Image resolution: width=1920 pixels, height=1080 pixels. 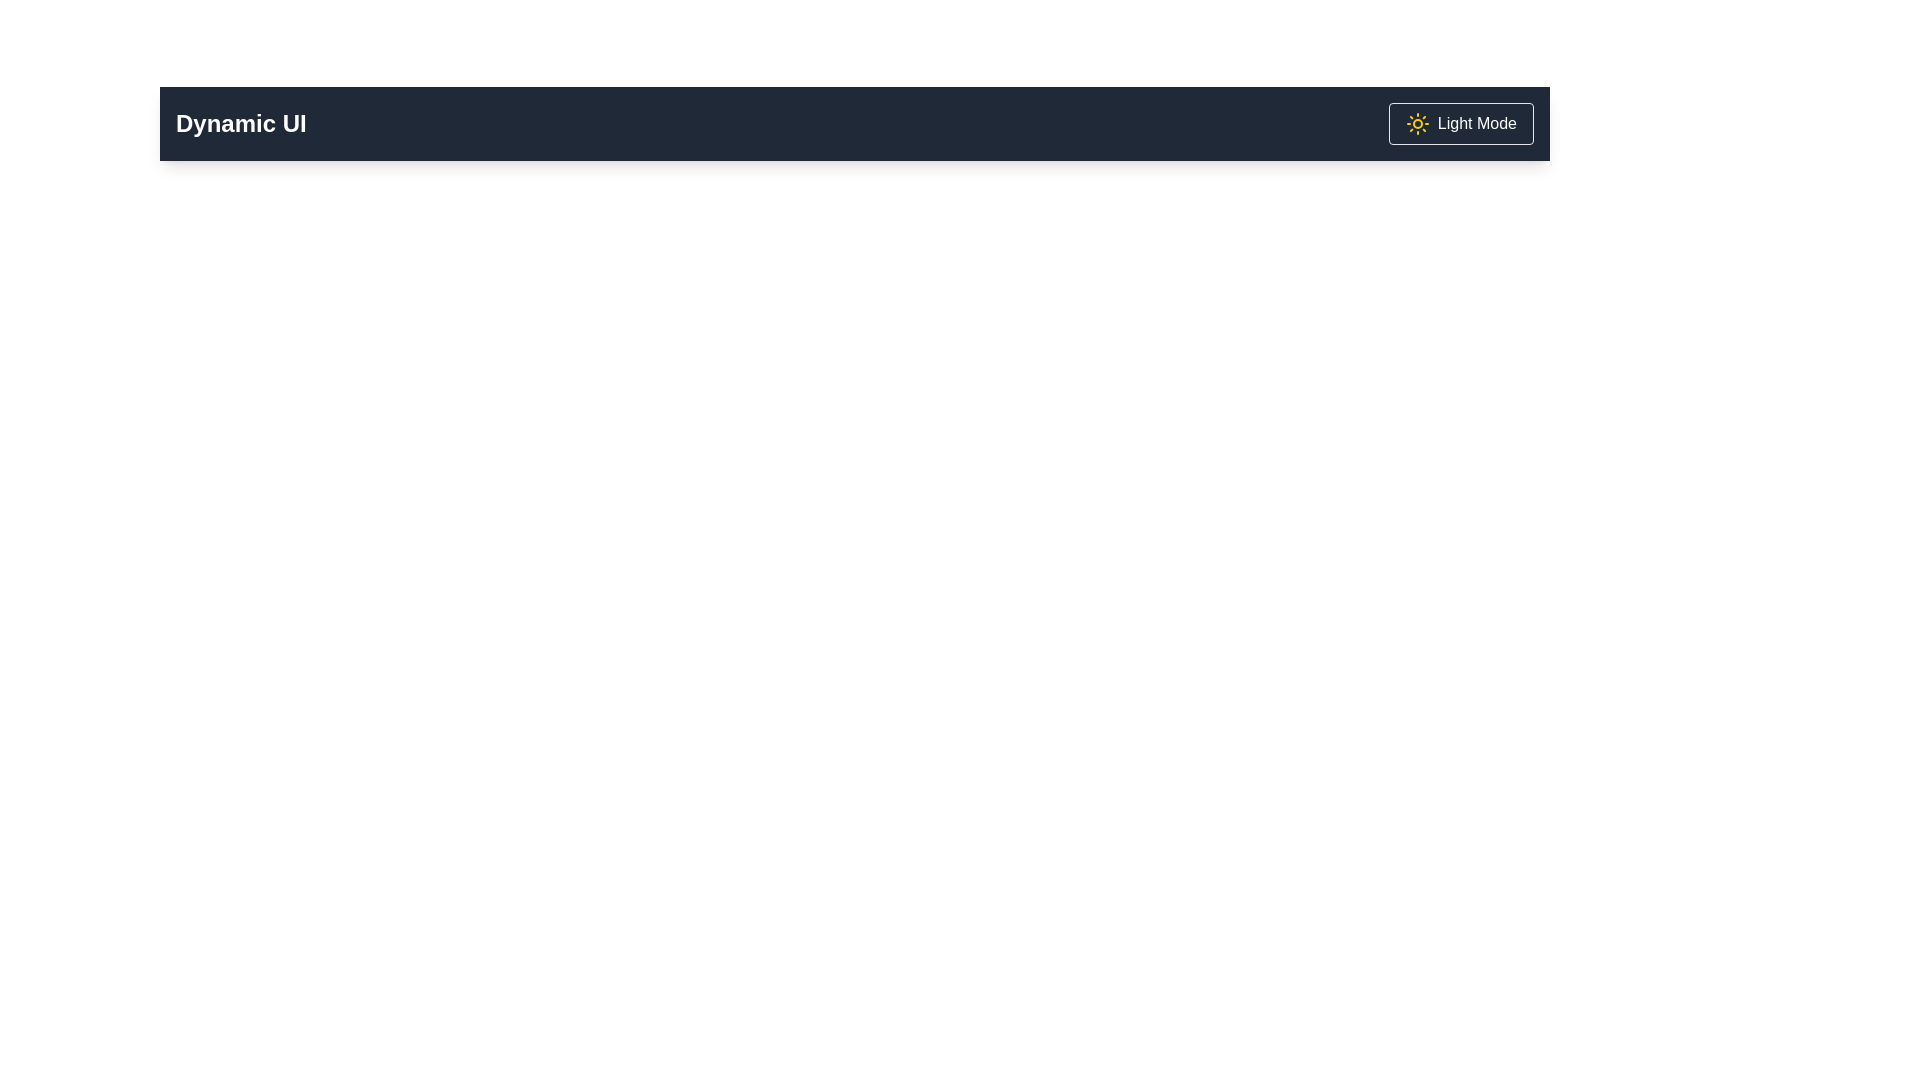 I want to click on theme toggle button to switch modes, so click(x=1460, y=123).